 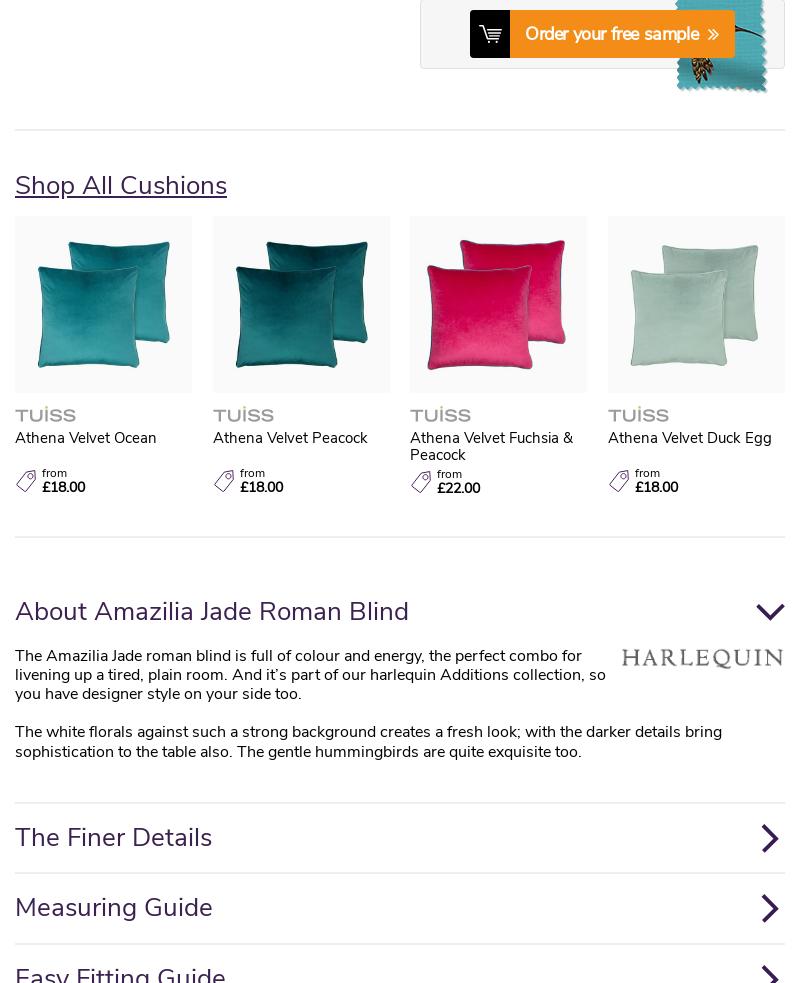 I want to click on 'Pleated Blinds', so click(x=635, y=391).